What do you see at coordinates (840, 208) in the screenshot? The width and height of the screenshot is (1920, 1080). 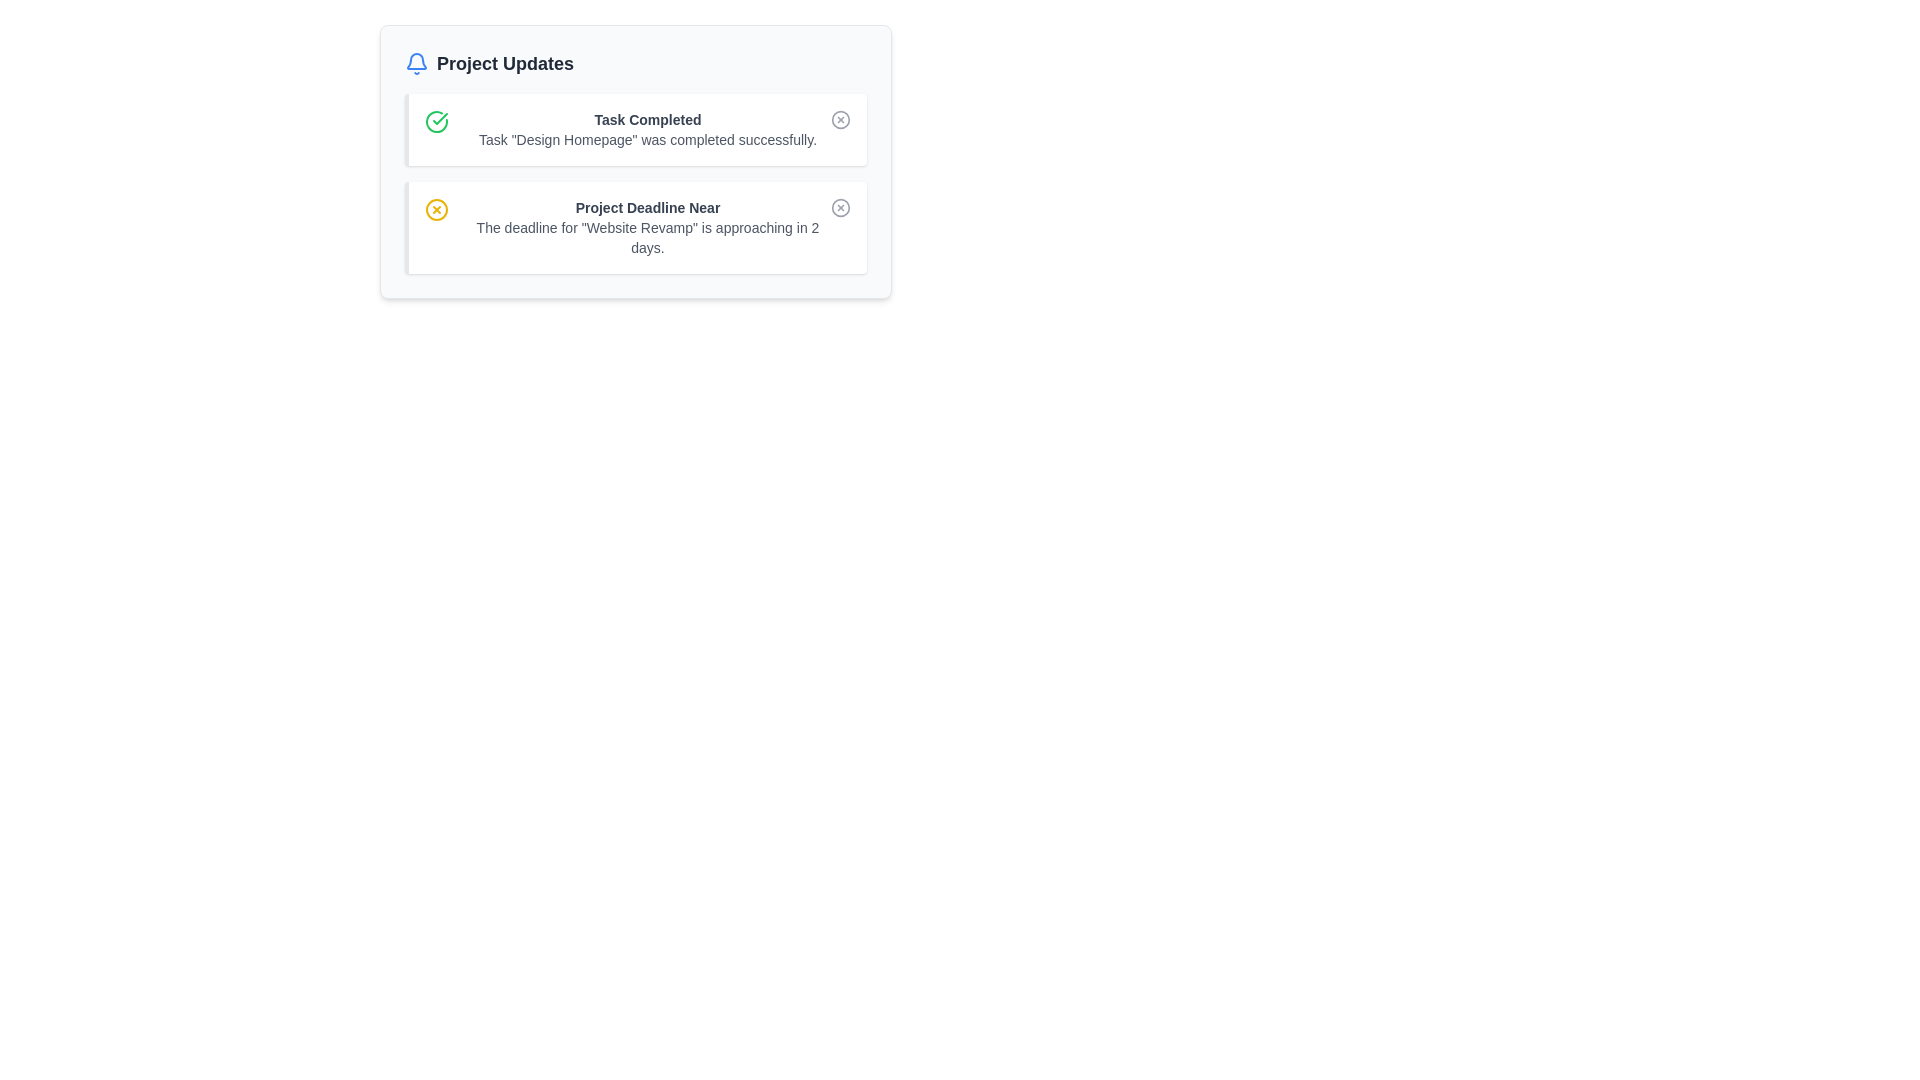 I see `the close button (small circle with an 'X' inside) at the top-right corner of the 'Project Deadline Near' notification` at bounding box center [840, 208].